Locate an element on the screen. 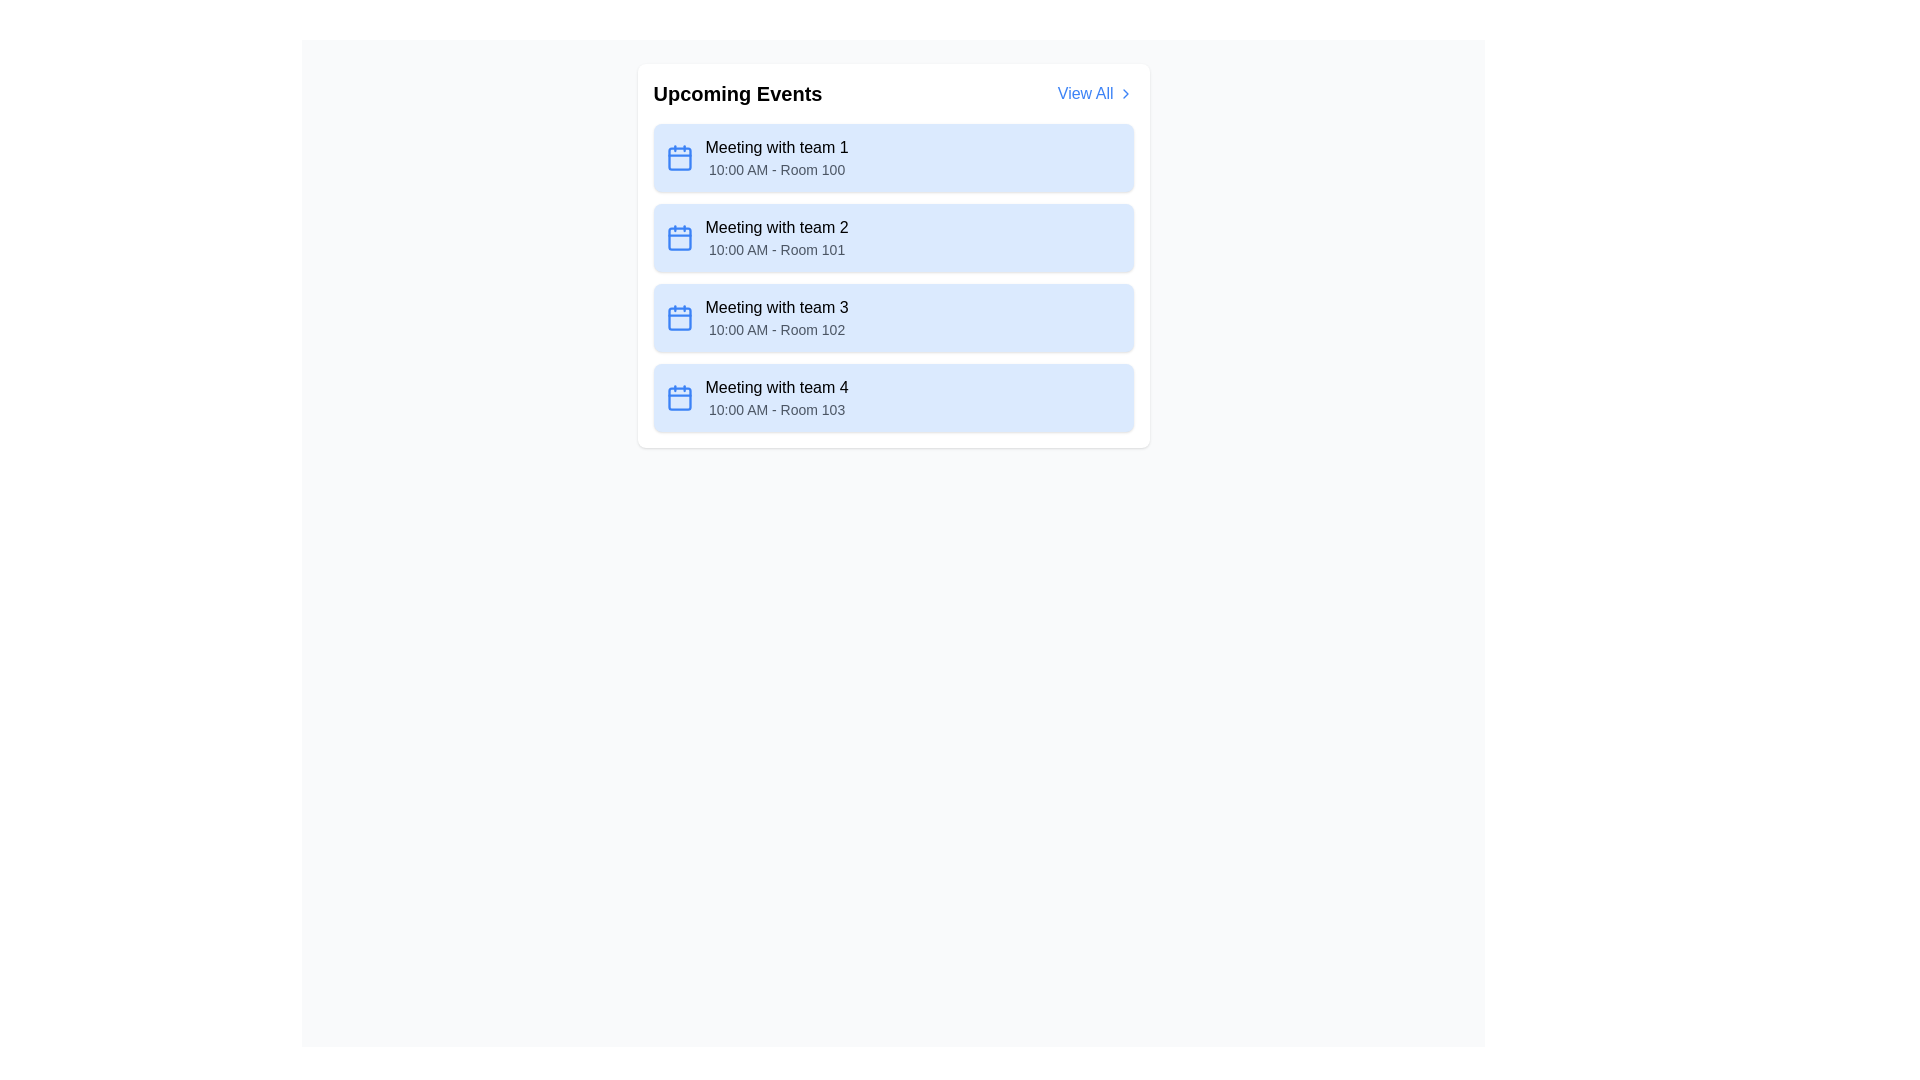 The height and width of the screenshot is (1080, 1920). the fourth list item displaying 'Meeting with team 4' scheduled for '10:00 AM - Room 103' under 'Upcoming Events' is located at coordinates (892, 397).